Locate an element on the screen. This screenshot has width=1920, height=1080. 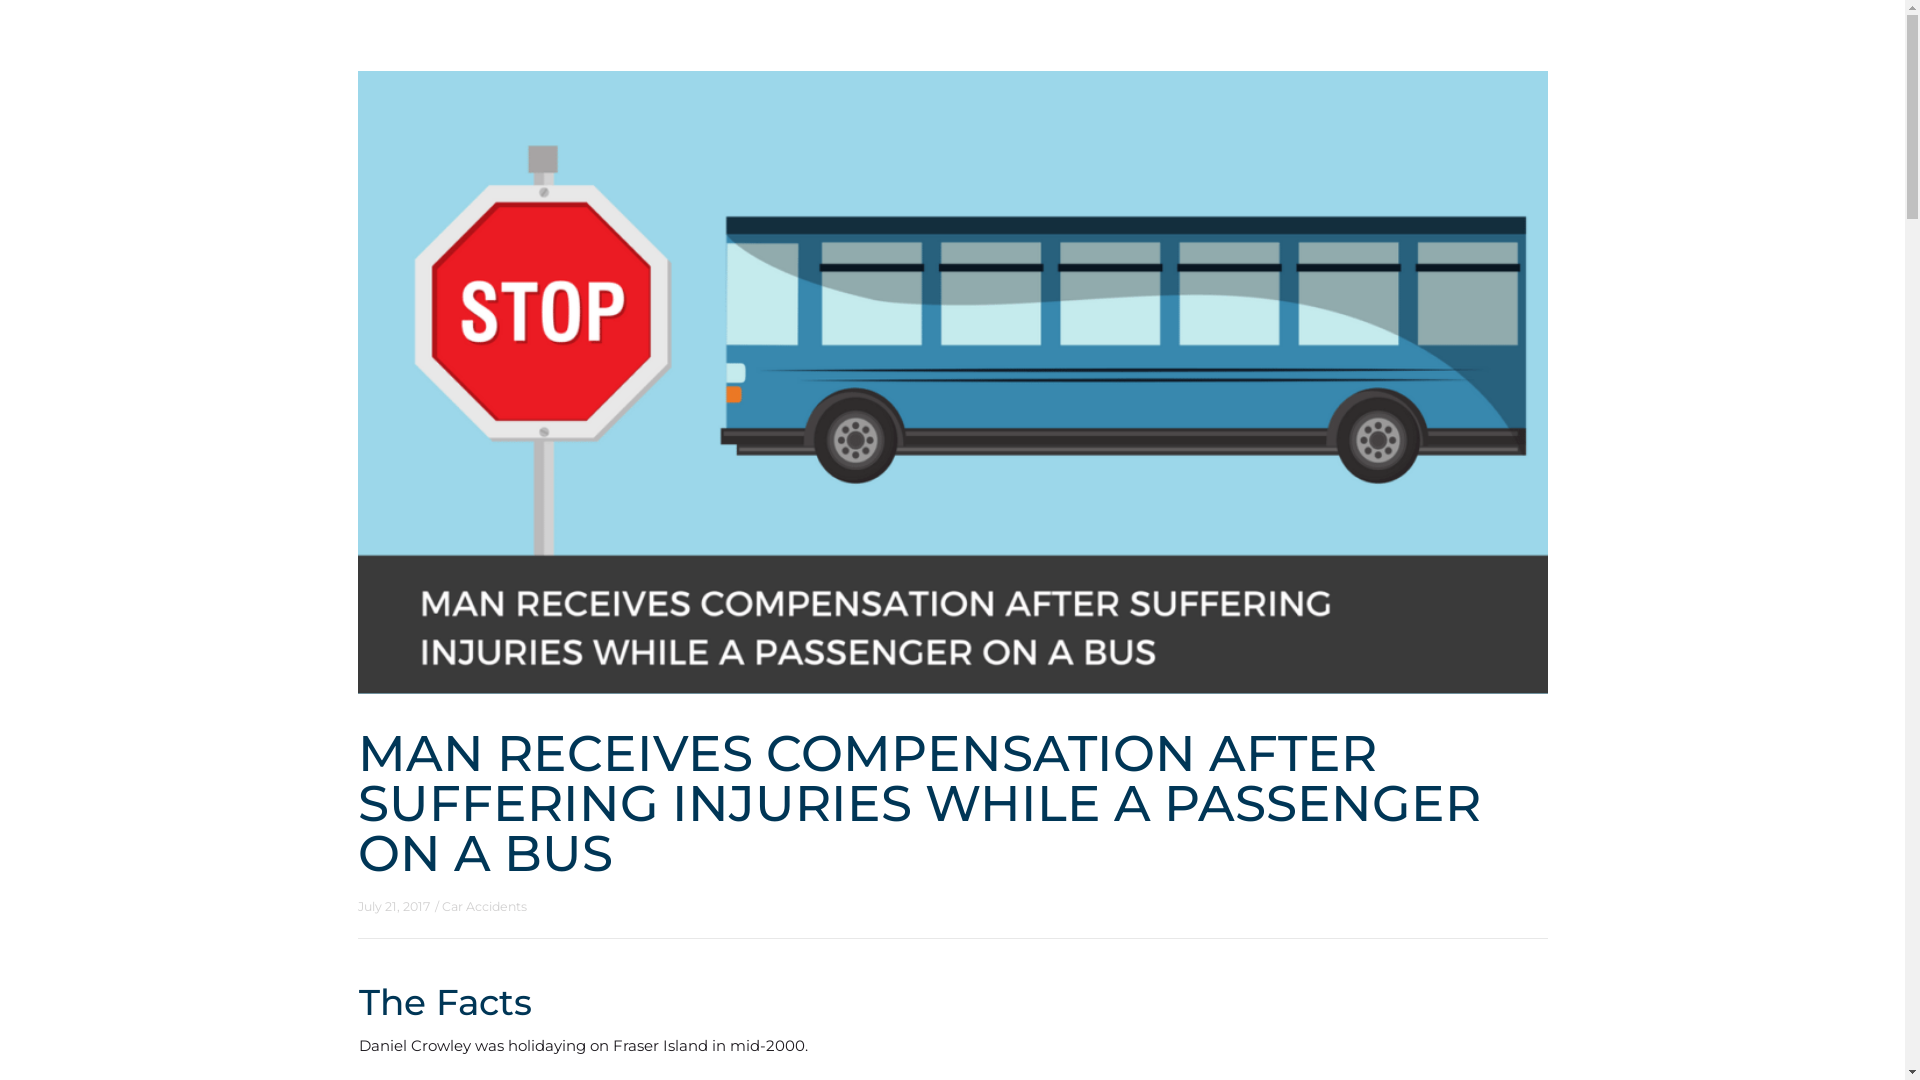
'Car Accidents' is located at coordinates (484, 906).